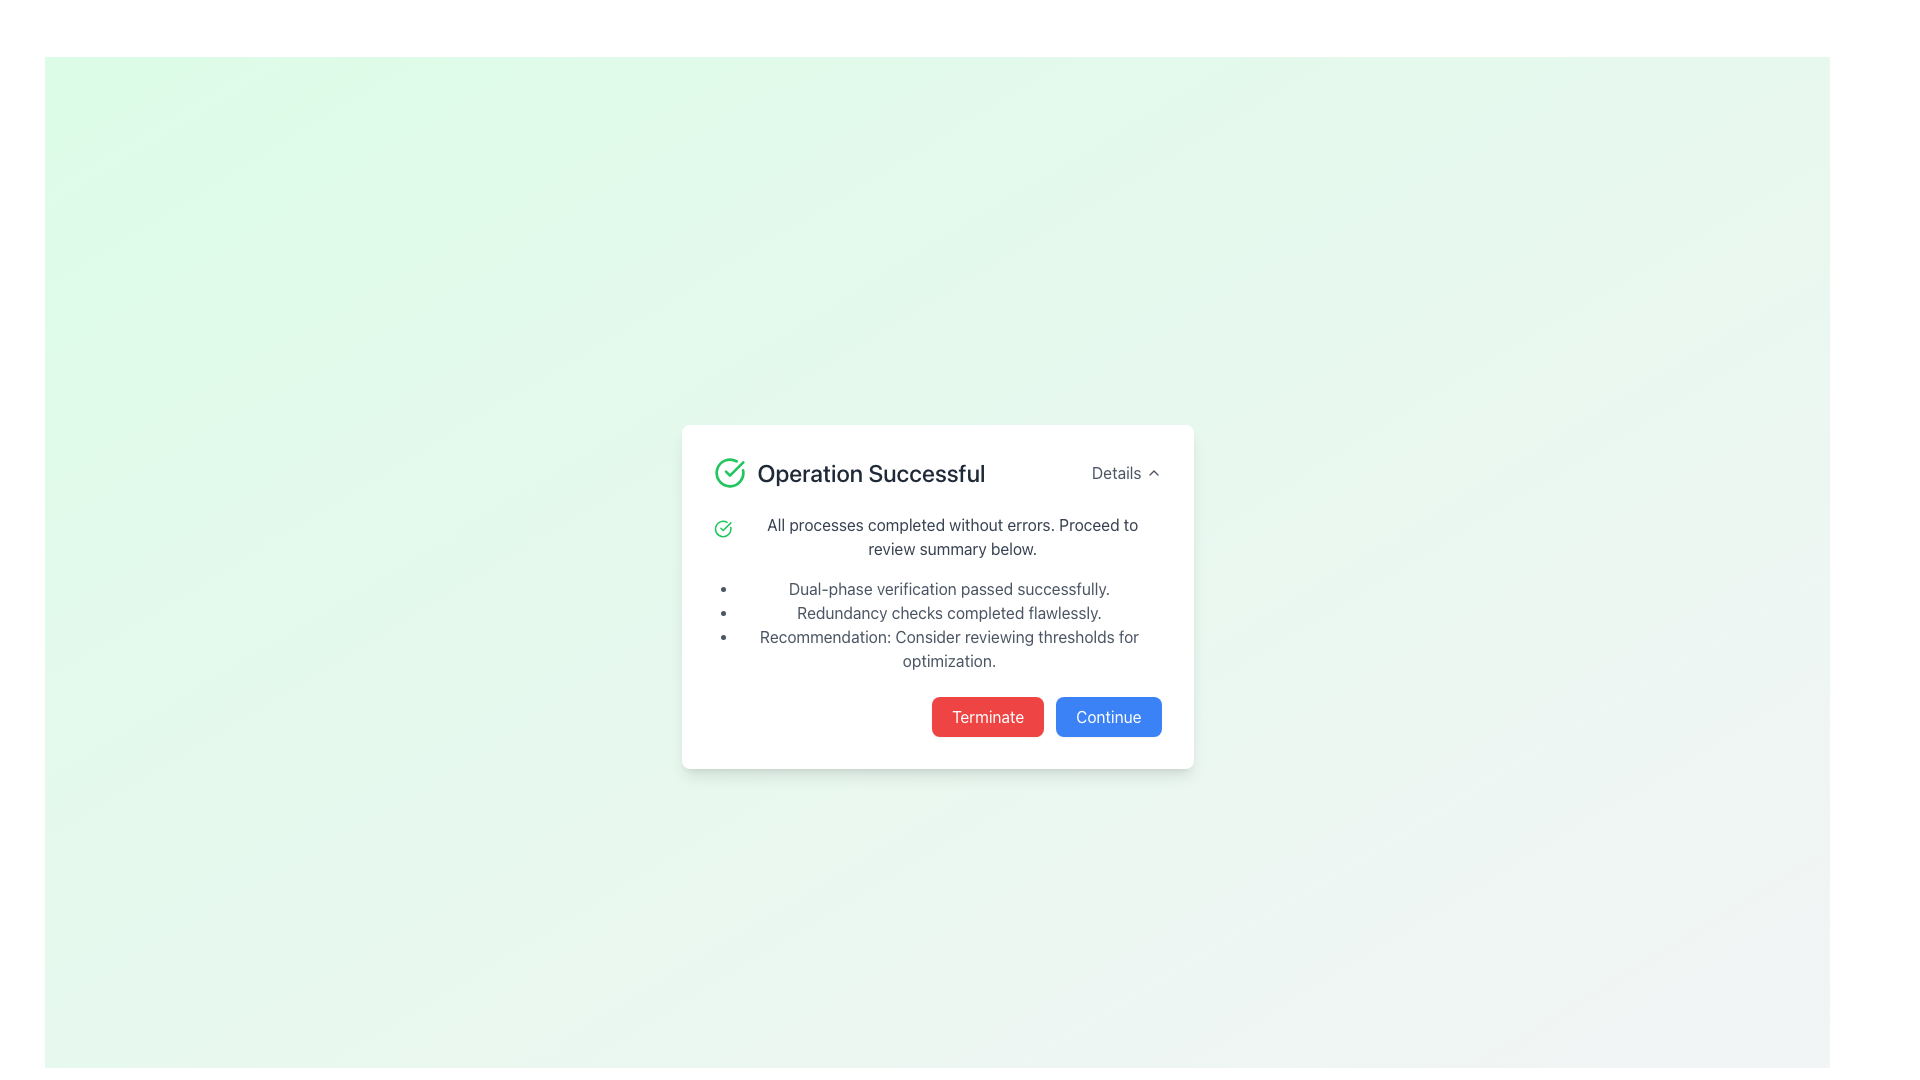  I want to click on the 'Details' link element with an upward chevron icon located in the top-right corner of the 'Operation Successful' card, so click(1126, 473).